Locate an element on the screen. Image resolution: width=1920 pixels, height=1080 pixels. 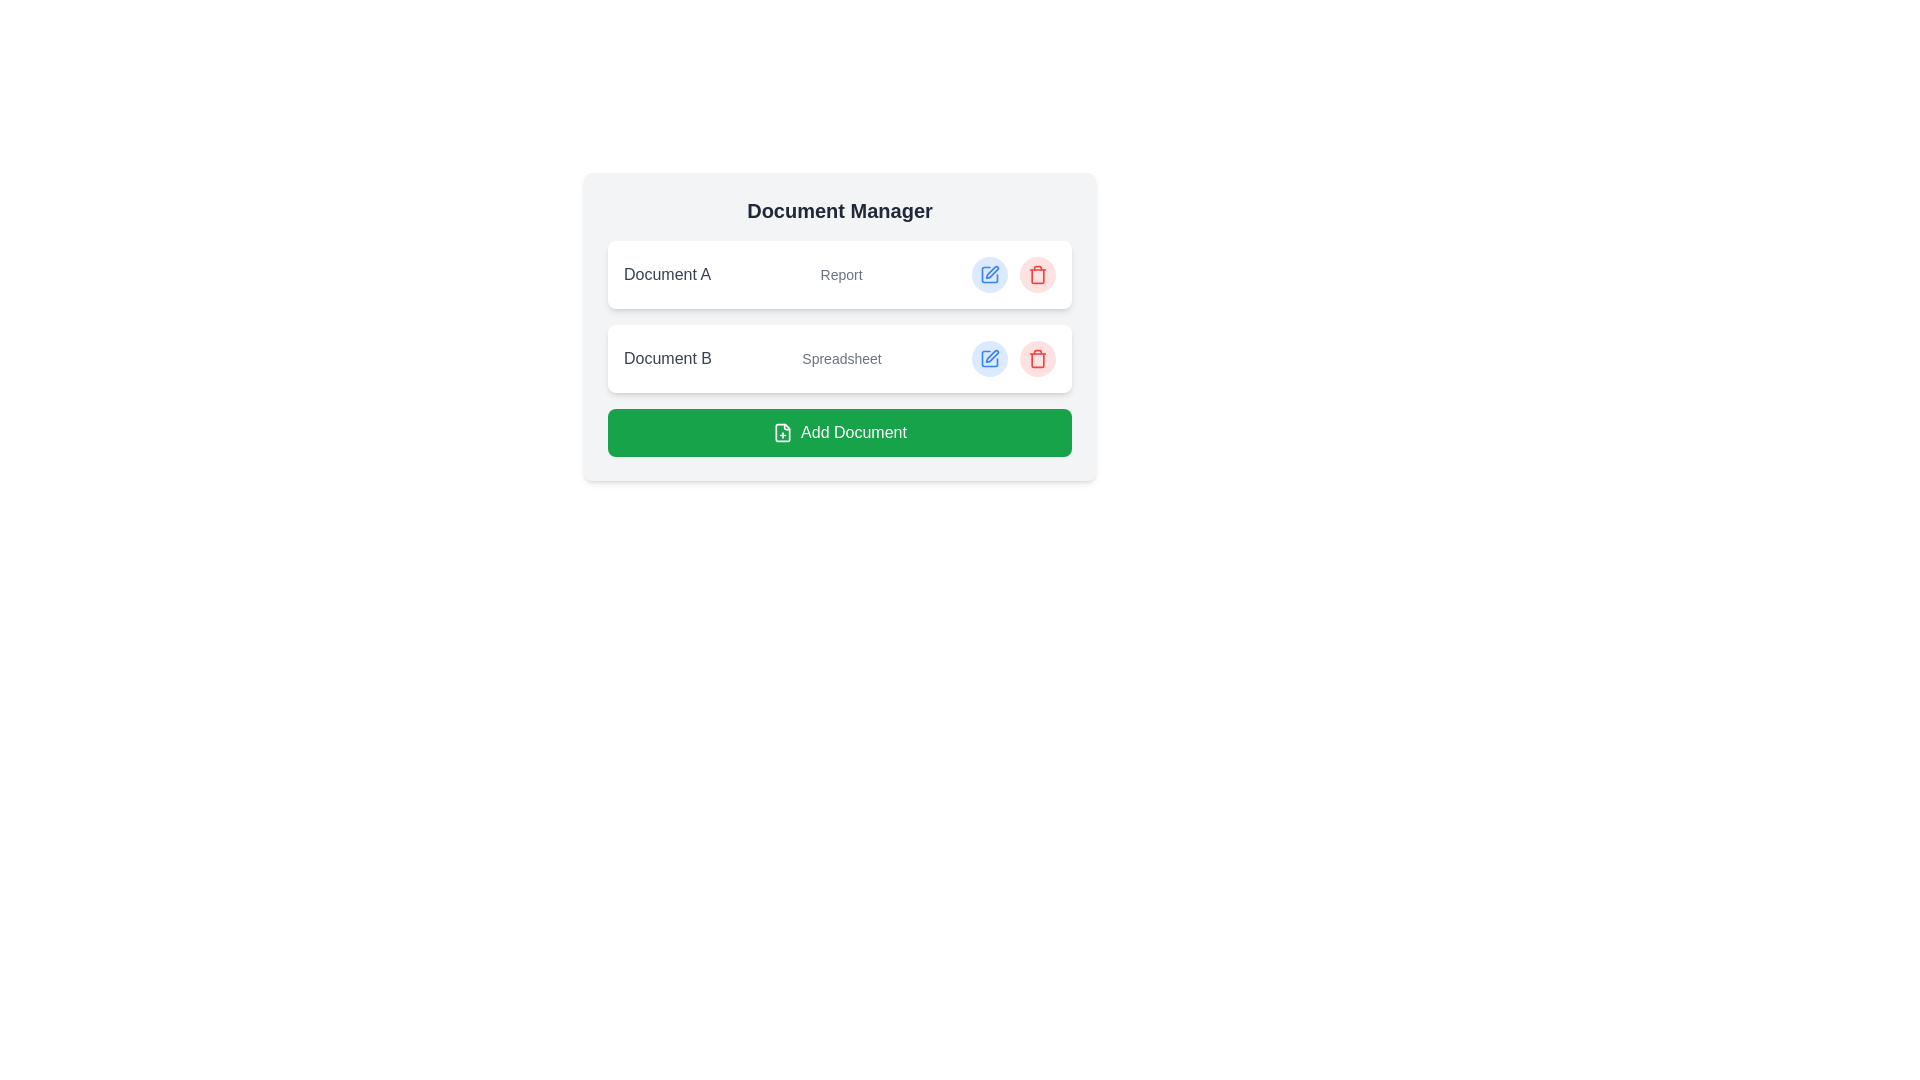
the delete icon located within the 'Document A' row, which is nested within a red circular button on the right-hand side of the row is located at coordinates (1037, 274).